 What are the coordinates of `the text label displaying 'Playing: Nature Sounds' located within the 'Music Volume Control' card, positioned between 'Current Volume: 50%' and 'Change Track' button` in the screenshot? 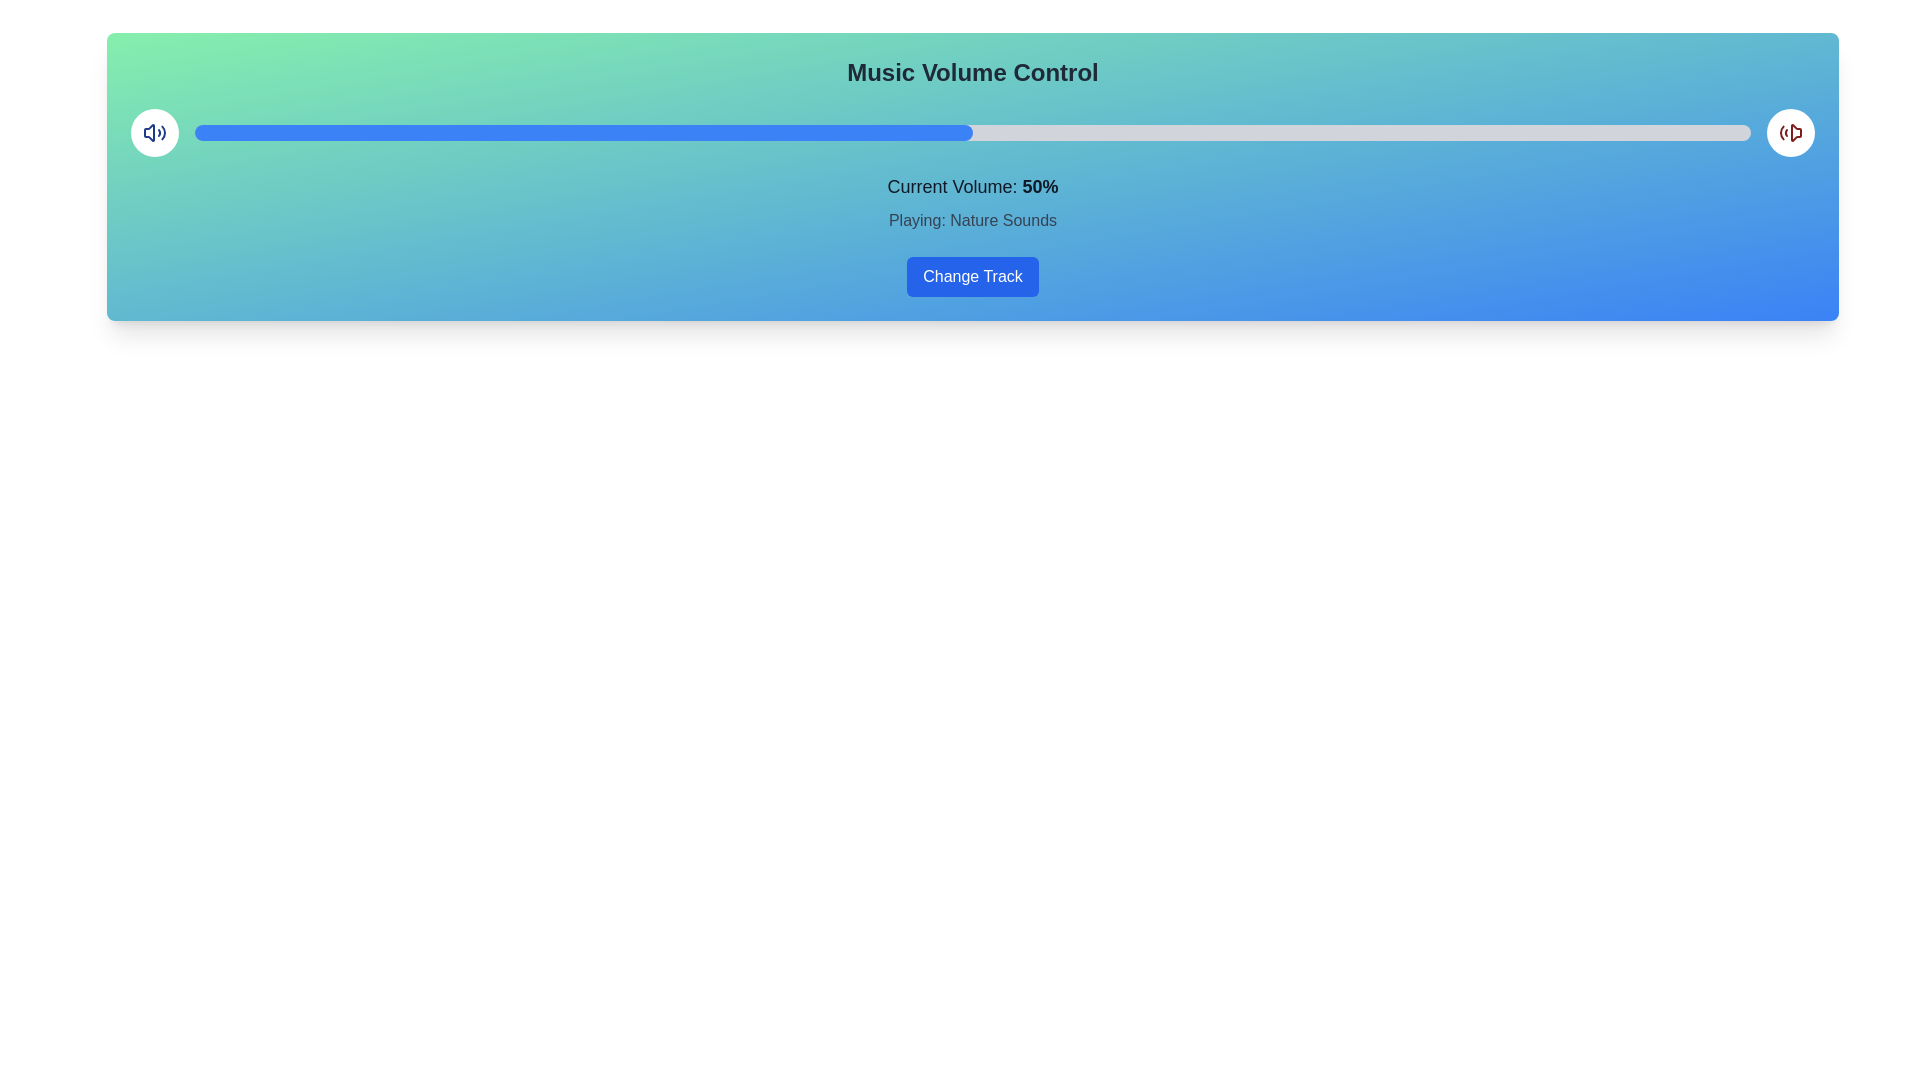 It's located at (973, 220).